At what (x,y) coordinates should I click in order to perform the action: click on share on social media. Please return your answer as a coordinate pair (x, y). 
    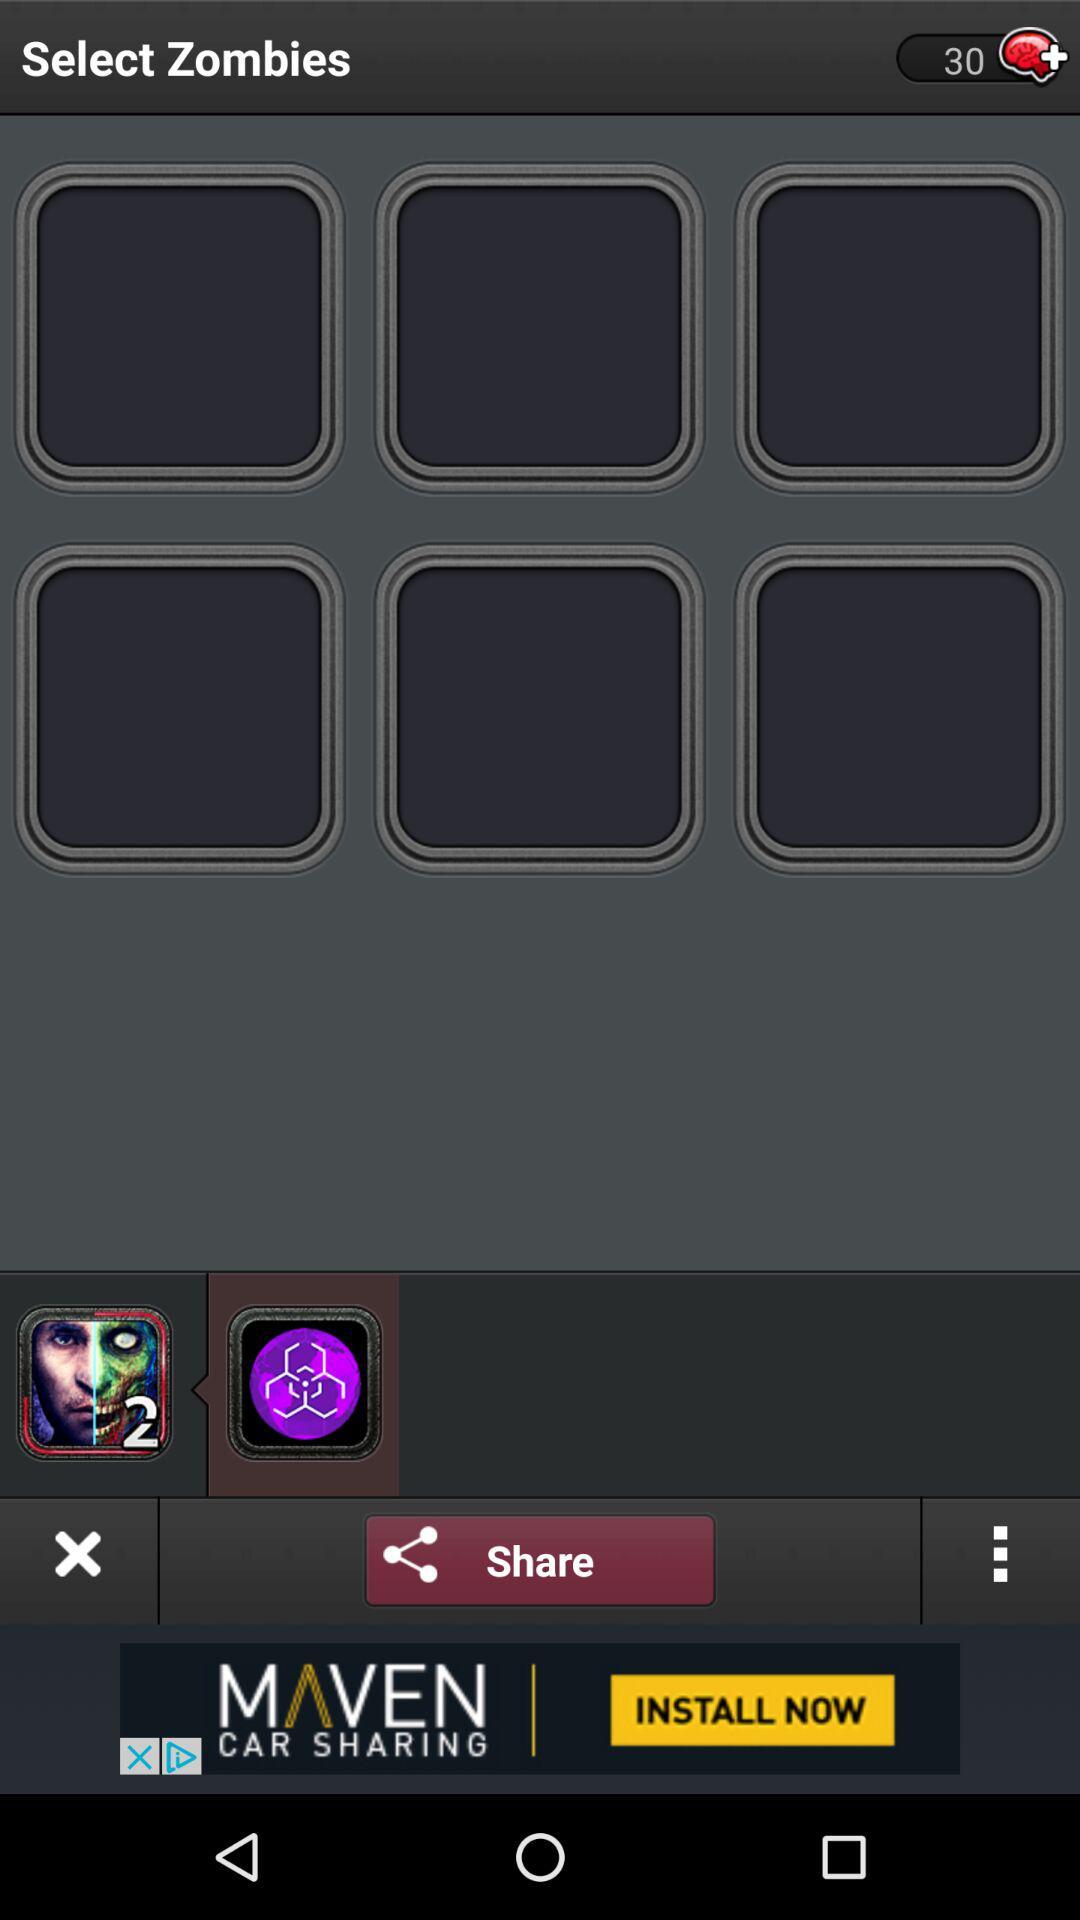
    Looking at the image, I should click on (410, 1559).